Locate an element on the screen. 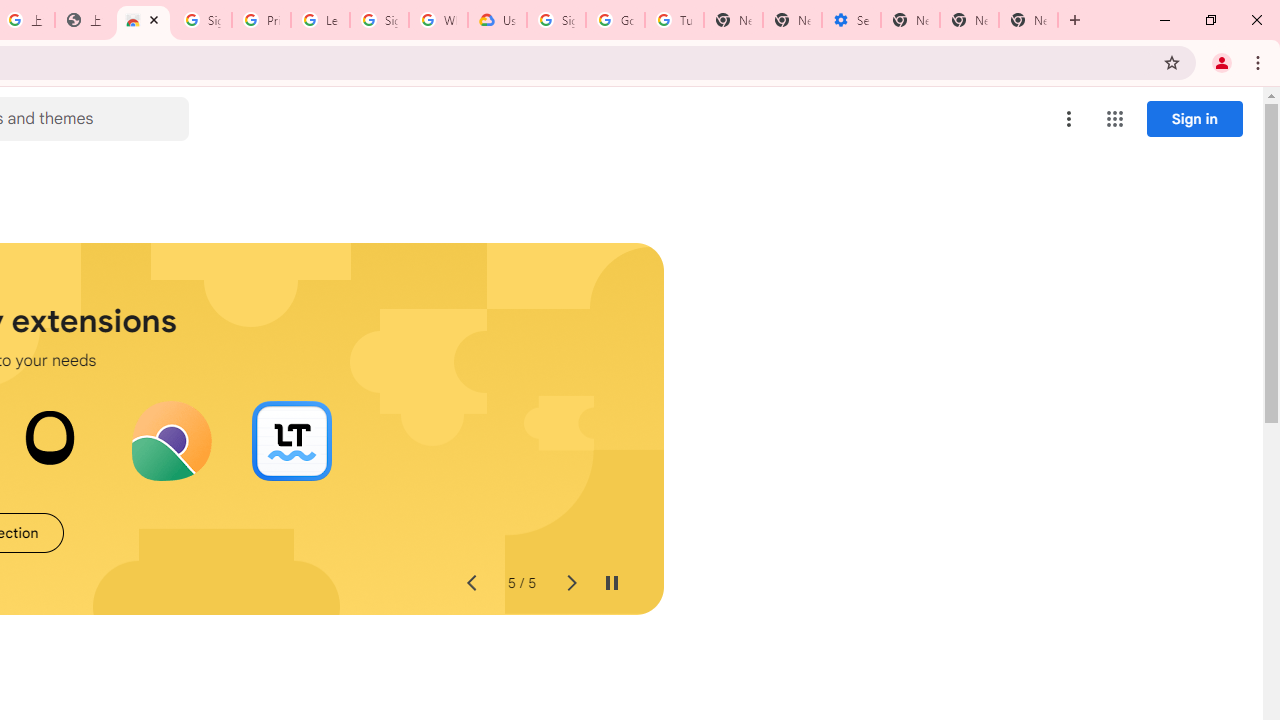  'New Tab' is located at coordinates (909, 20).